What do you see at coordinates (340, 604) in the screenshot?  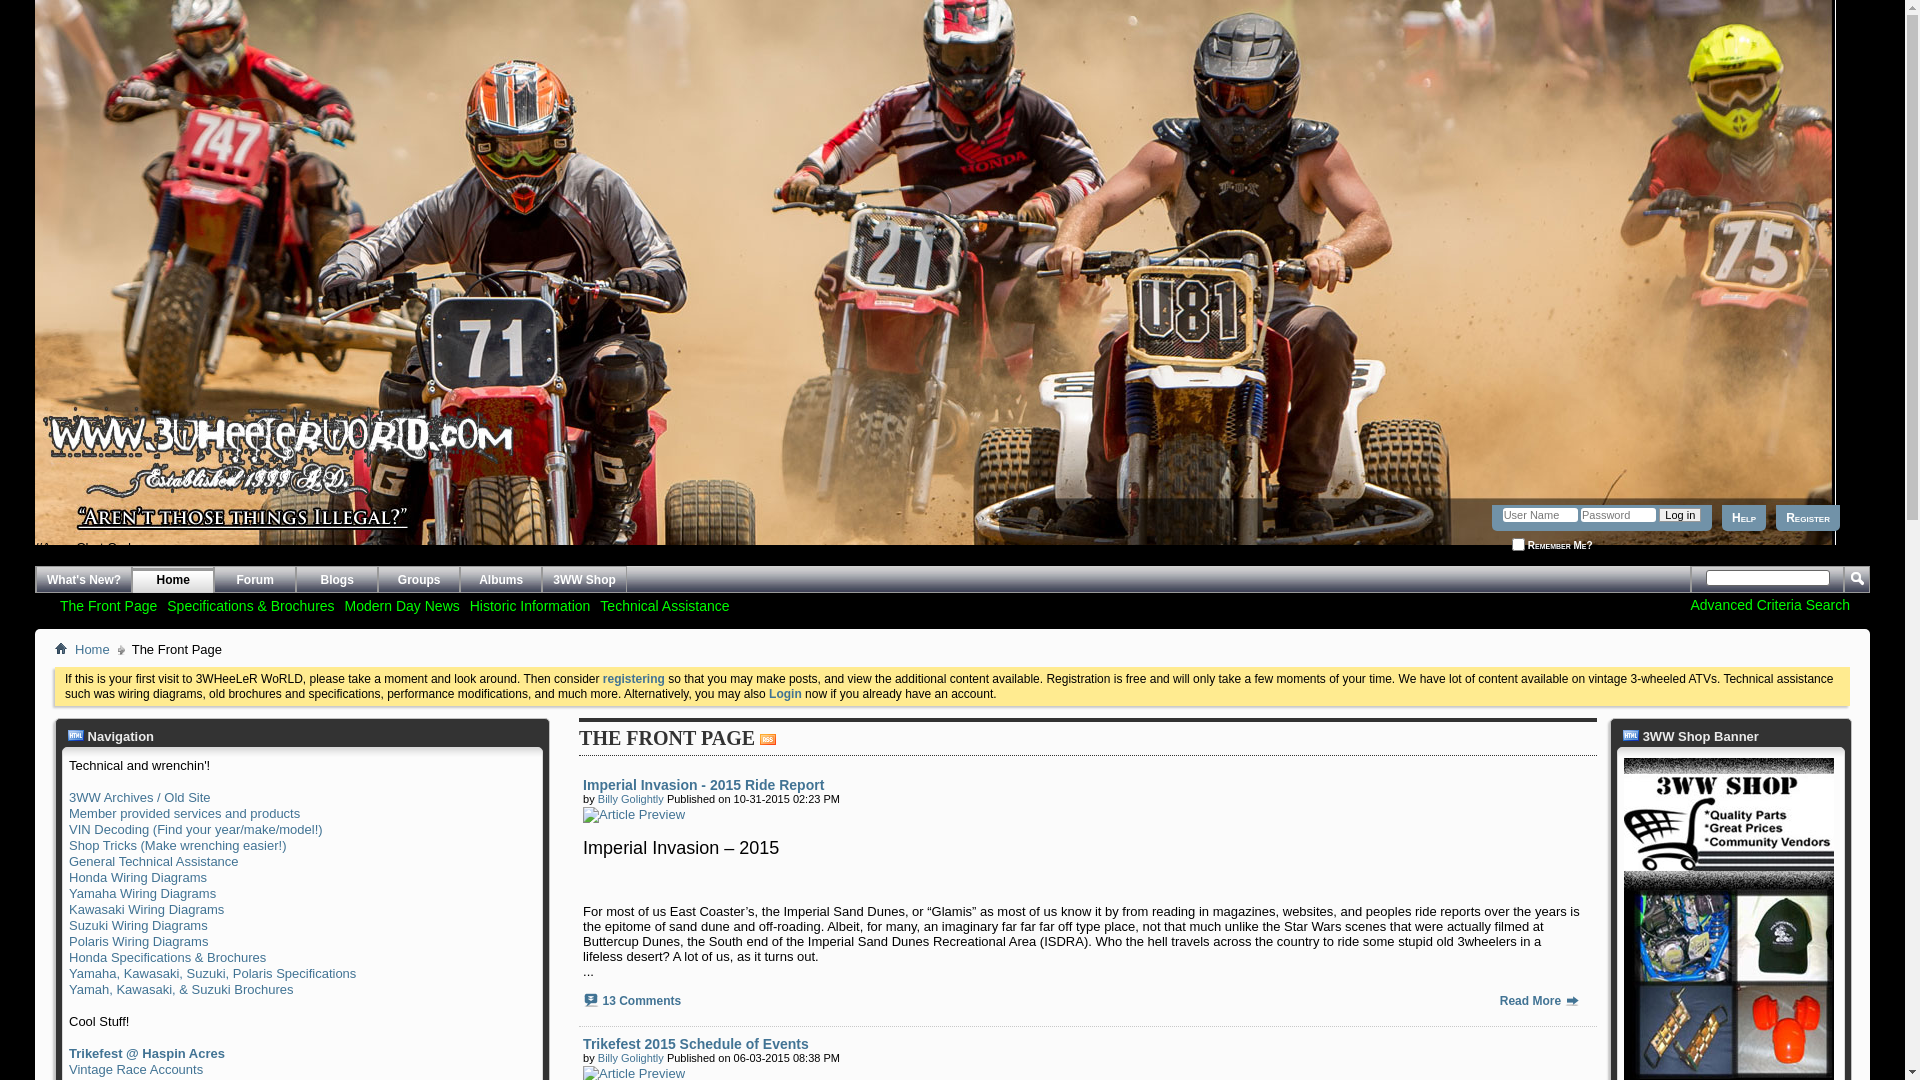 I see `'Modern Day News'` at bounding box center [340, 604].